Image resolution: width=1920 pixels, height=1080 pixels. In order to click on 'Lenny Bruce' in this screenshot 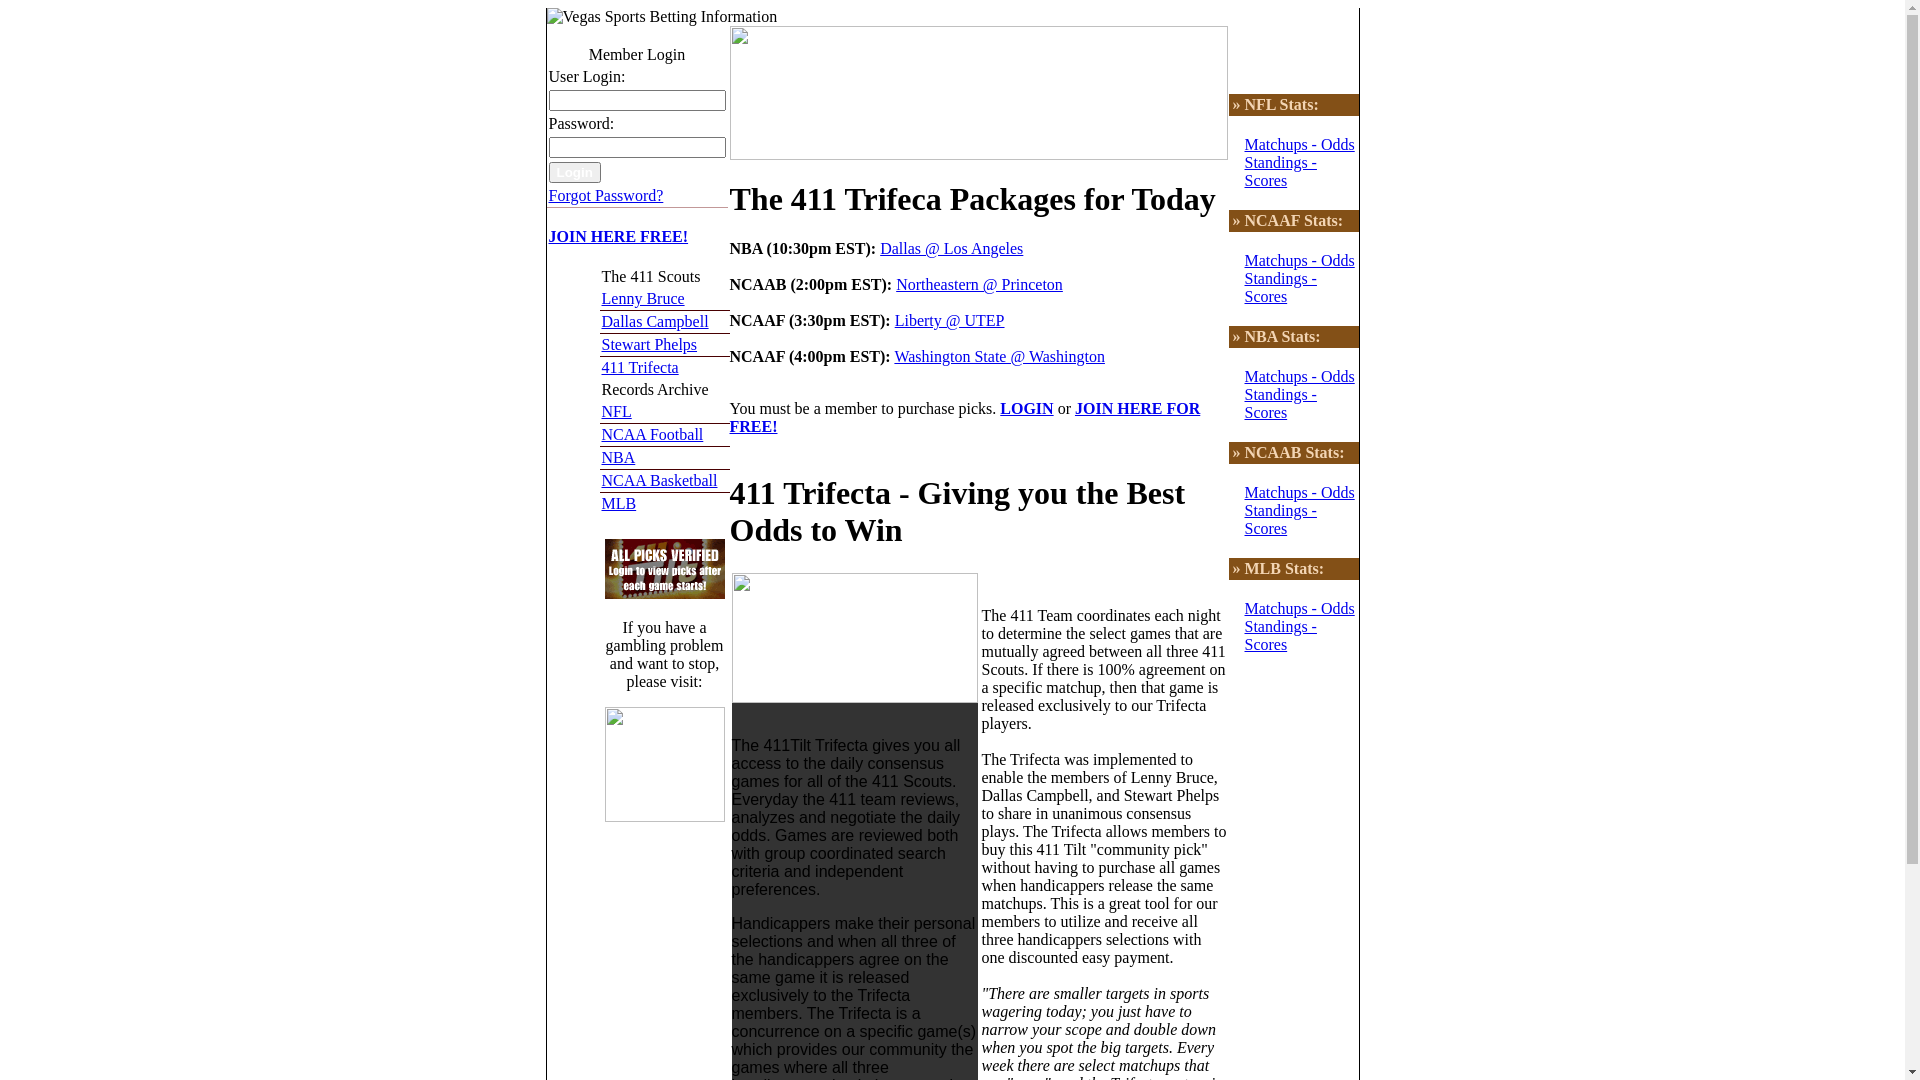, I will do `click(643, 298)`.